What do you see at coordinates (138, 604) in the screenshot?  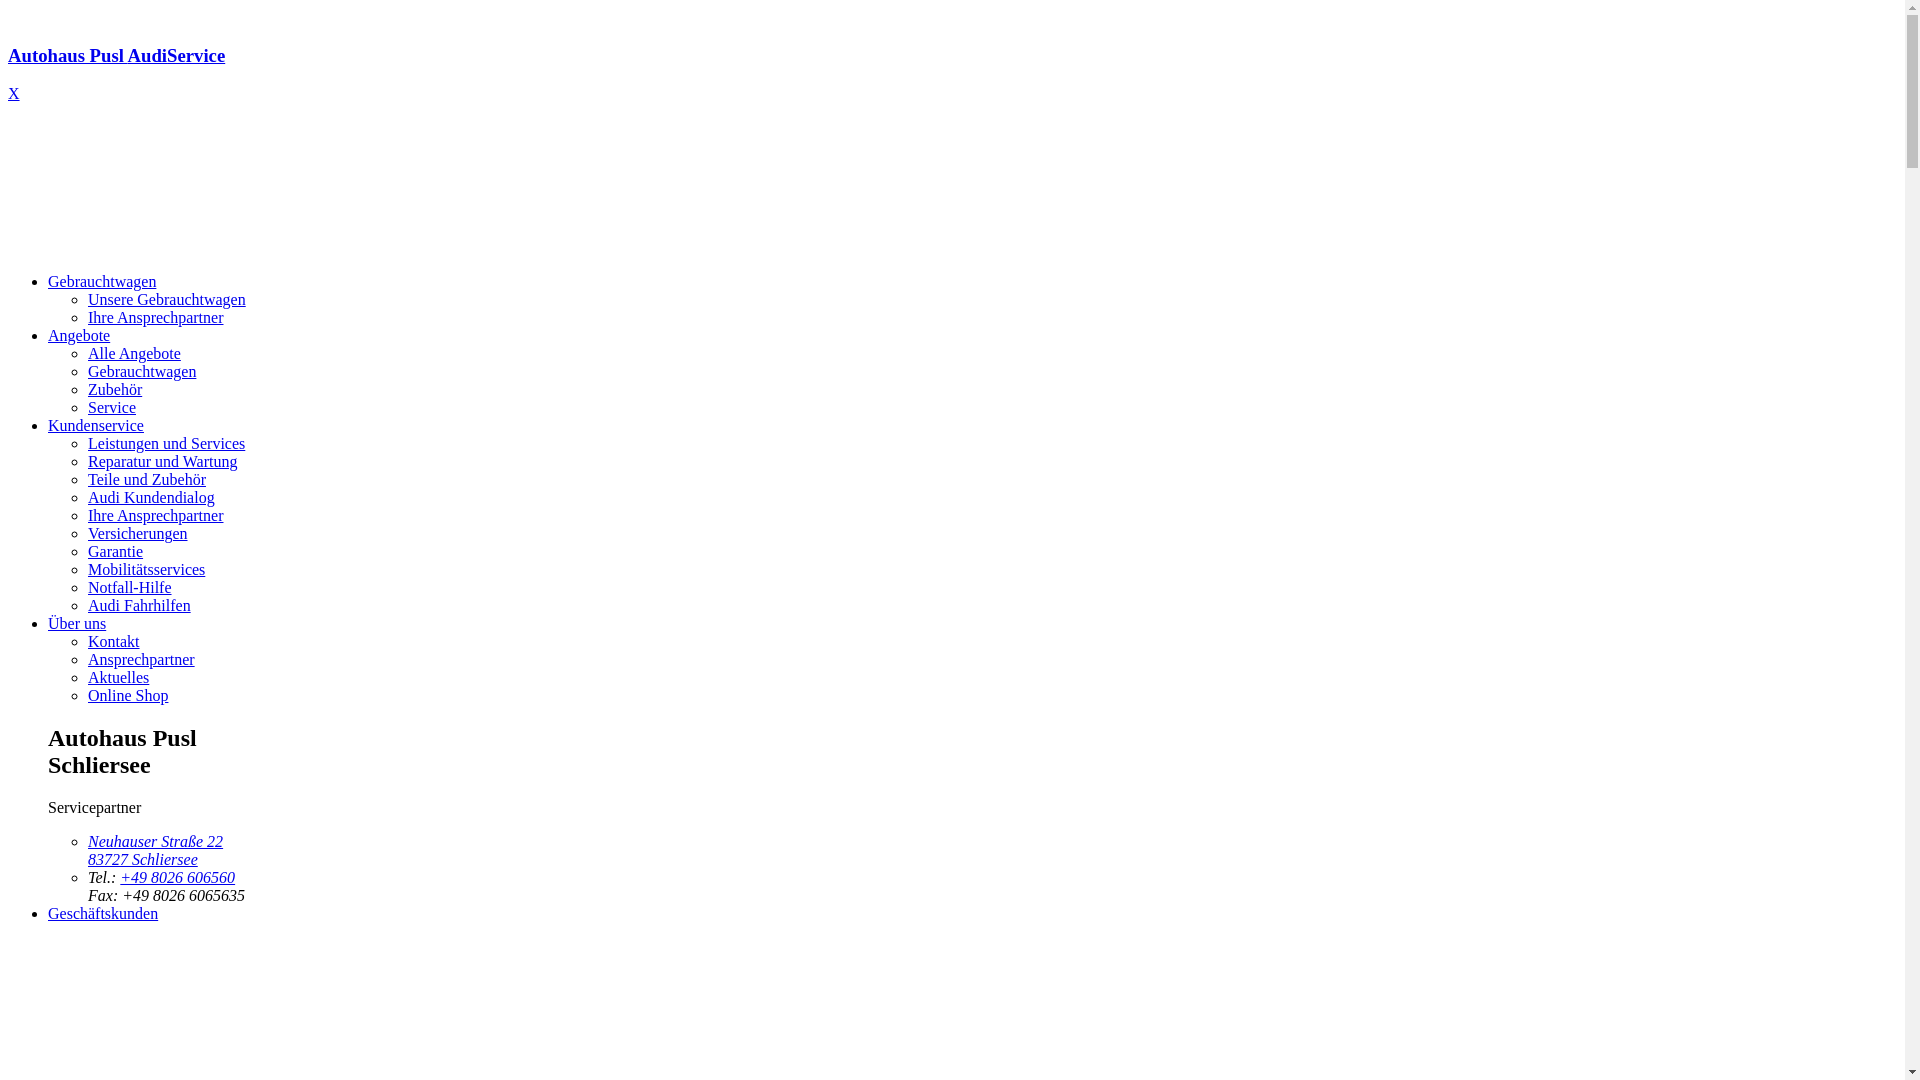 I see `'Audi Fahrhilfen'` at bounding box center [138, 604].